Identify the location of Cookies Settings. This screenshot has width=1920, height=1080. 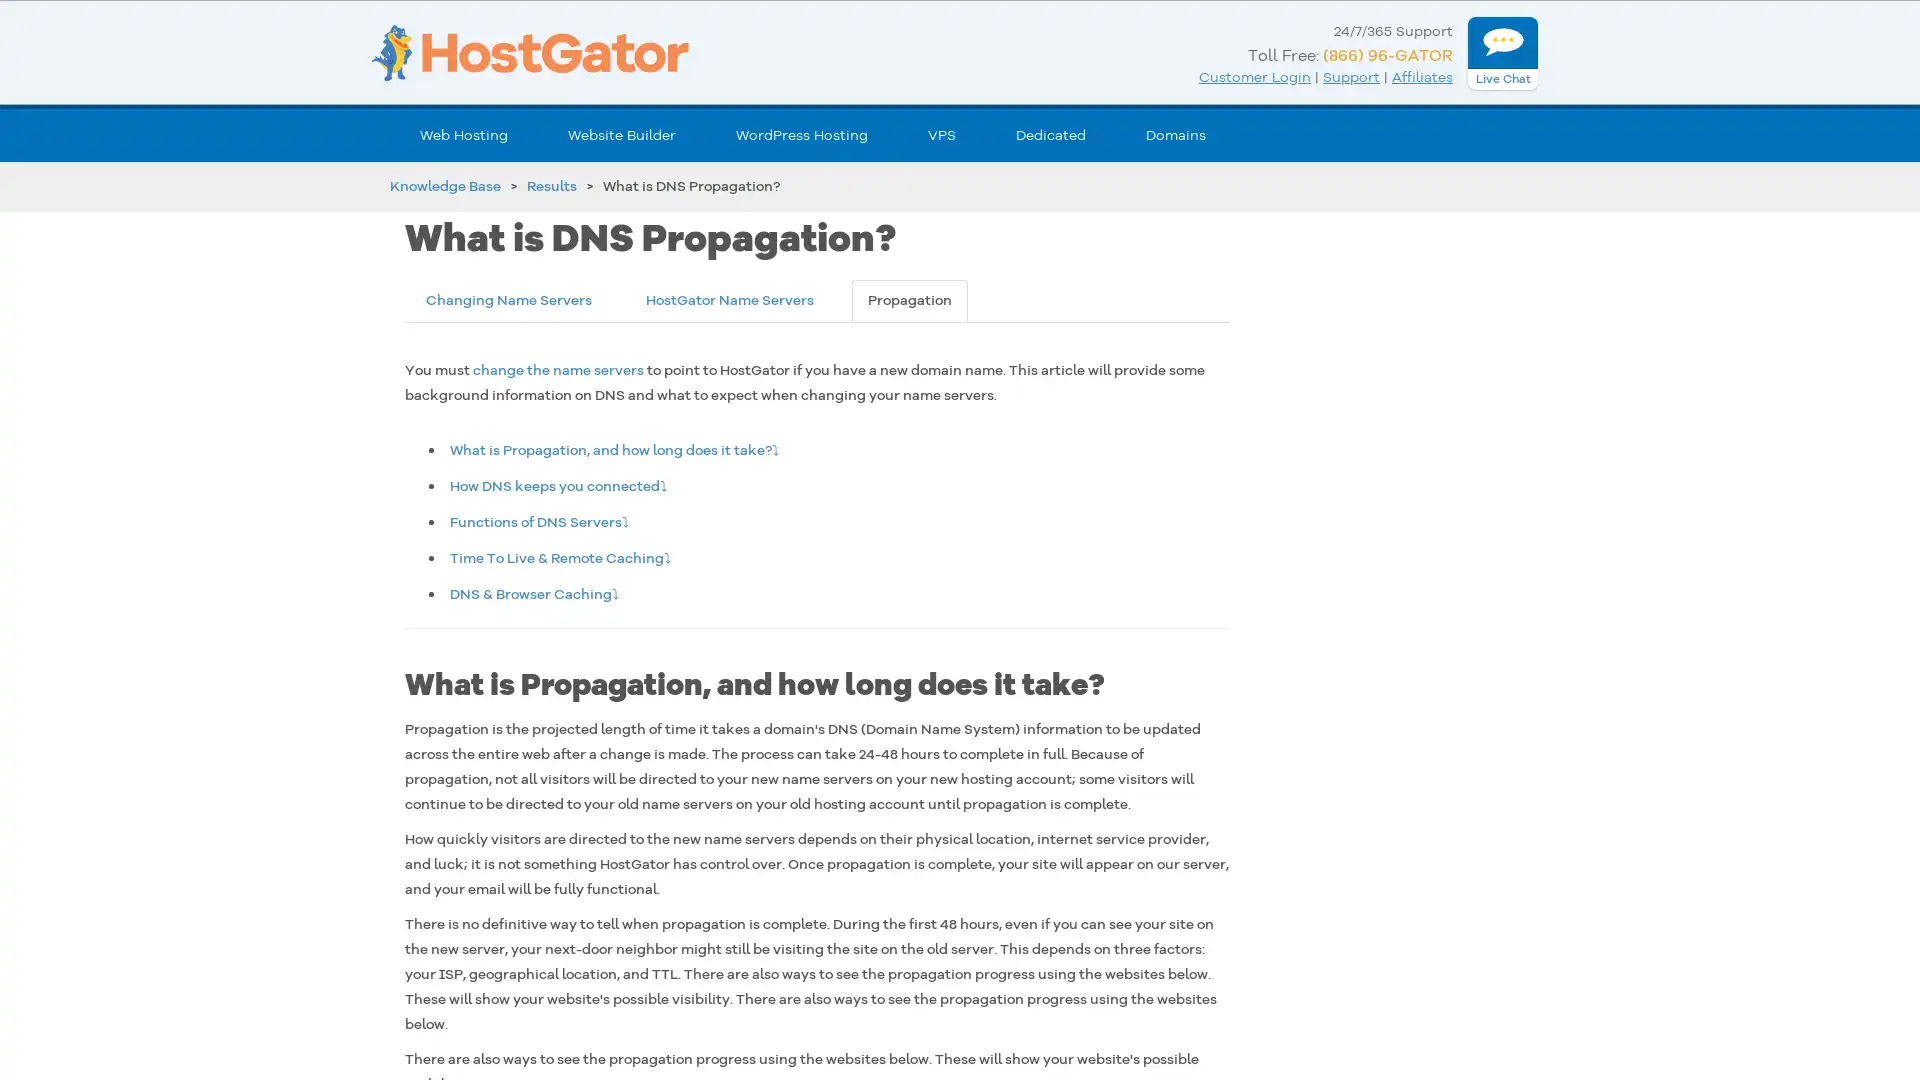
(203, 1012).